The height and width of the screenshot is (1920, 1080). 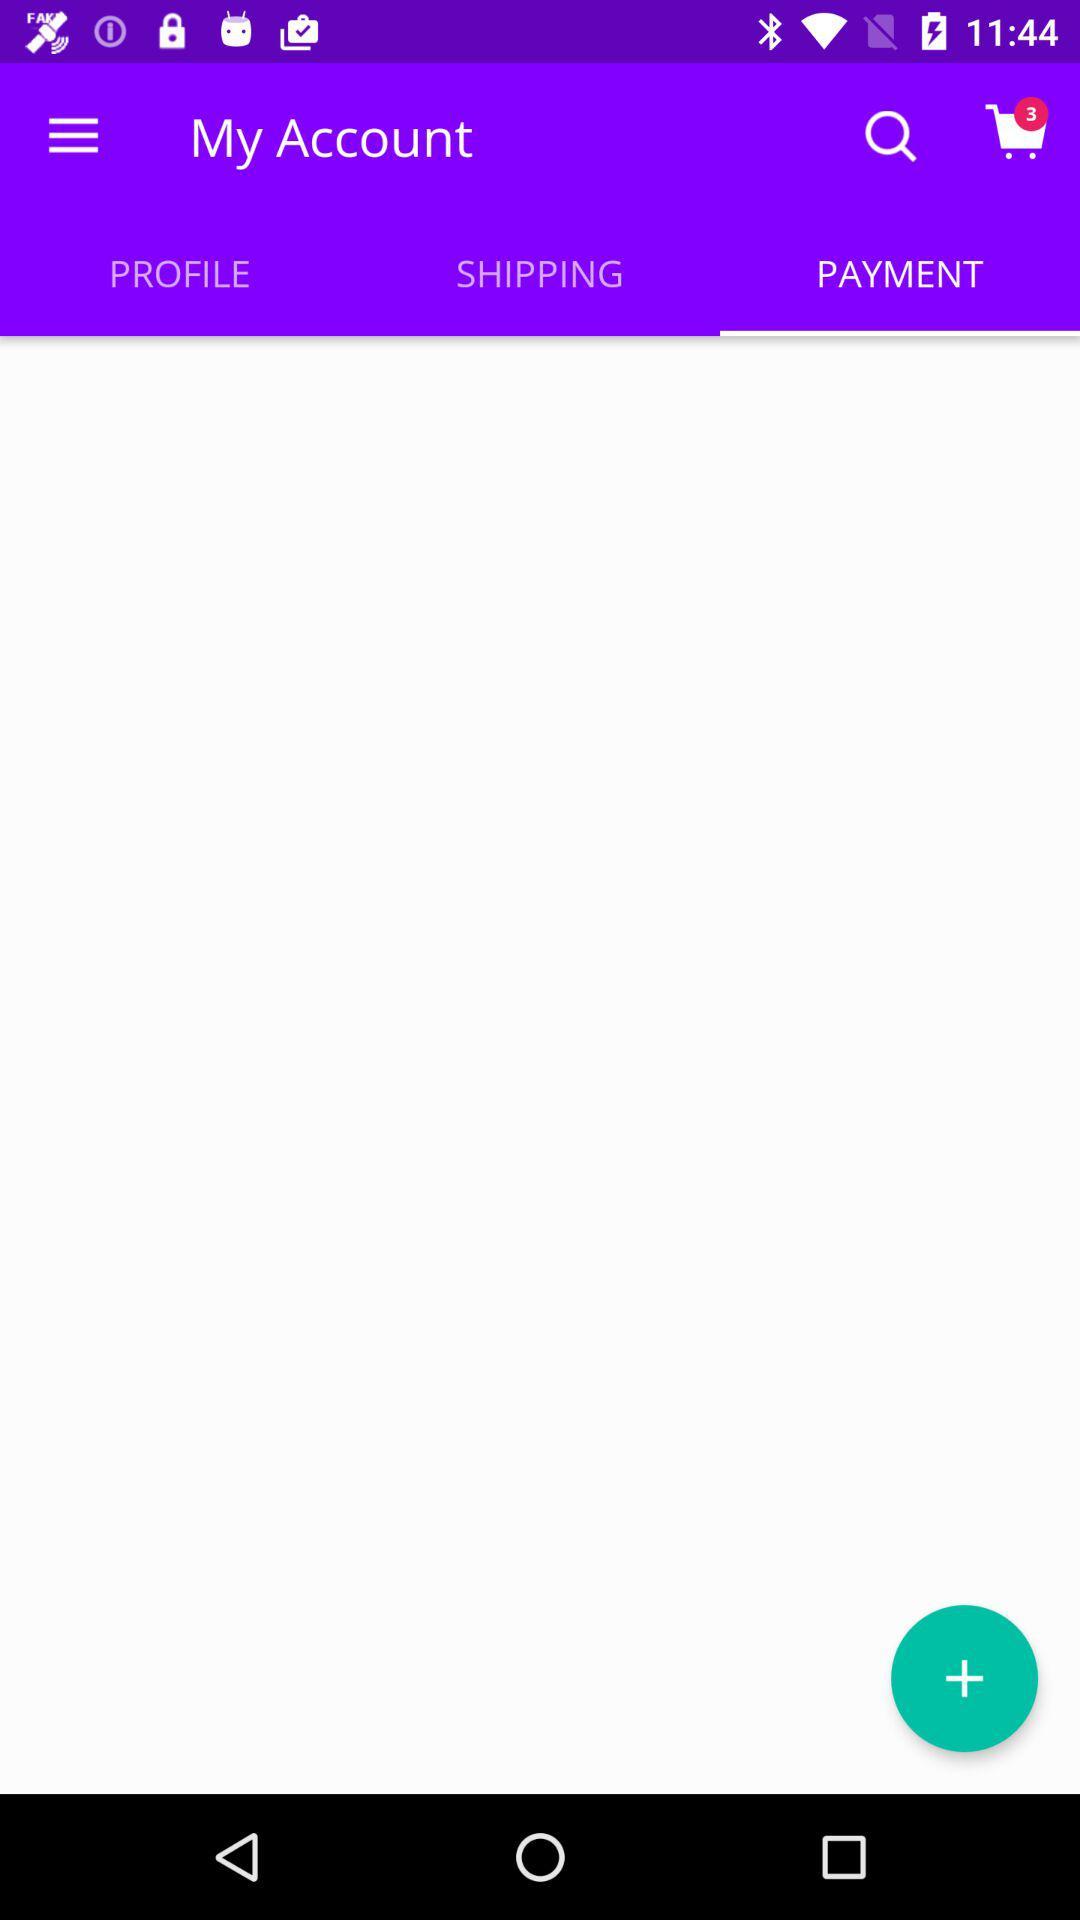 I want to click on the add icon, so click(x=963, y=1678).